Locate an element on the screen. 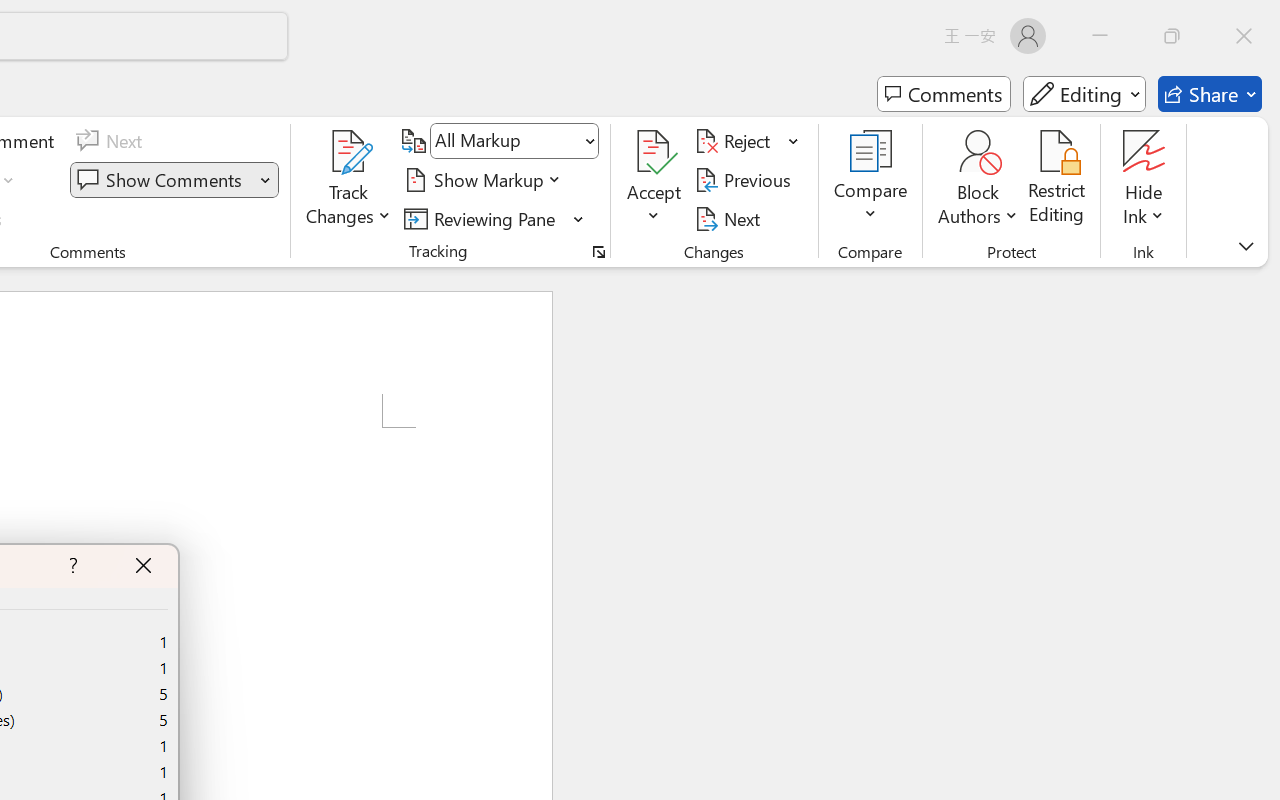 Image resolution: width=1280 pixels, height=800 pixels. 'Track Changes' is located at coordinates (349, 179).